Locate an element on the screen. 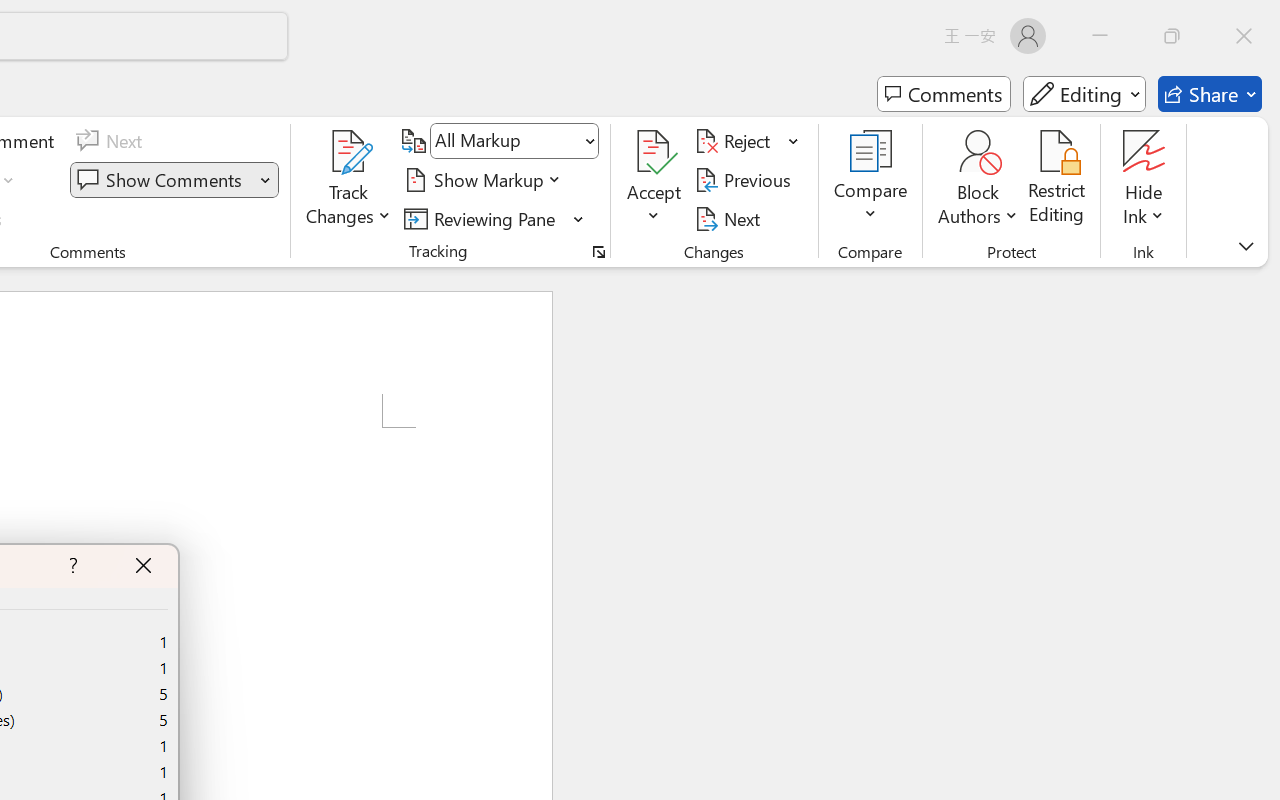 Image resolution: width=1280 pixels, height=800 pixels. 'Track Changes' is located at coordinates (349, 179).